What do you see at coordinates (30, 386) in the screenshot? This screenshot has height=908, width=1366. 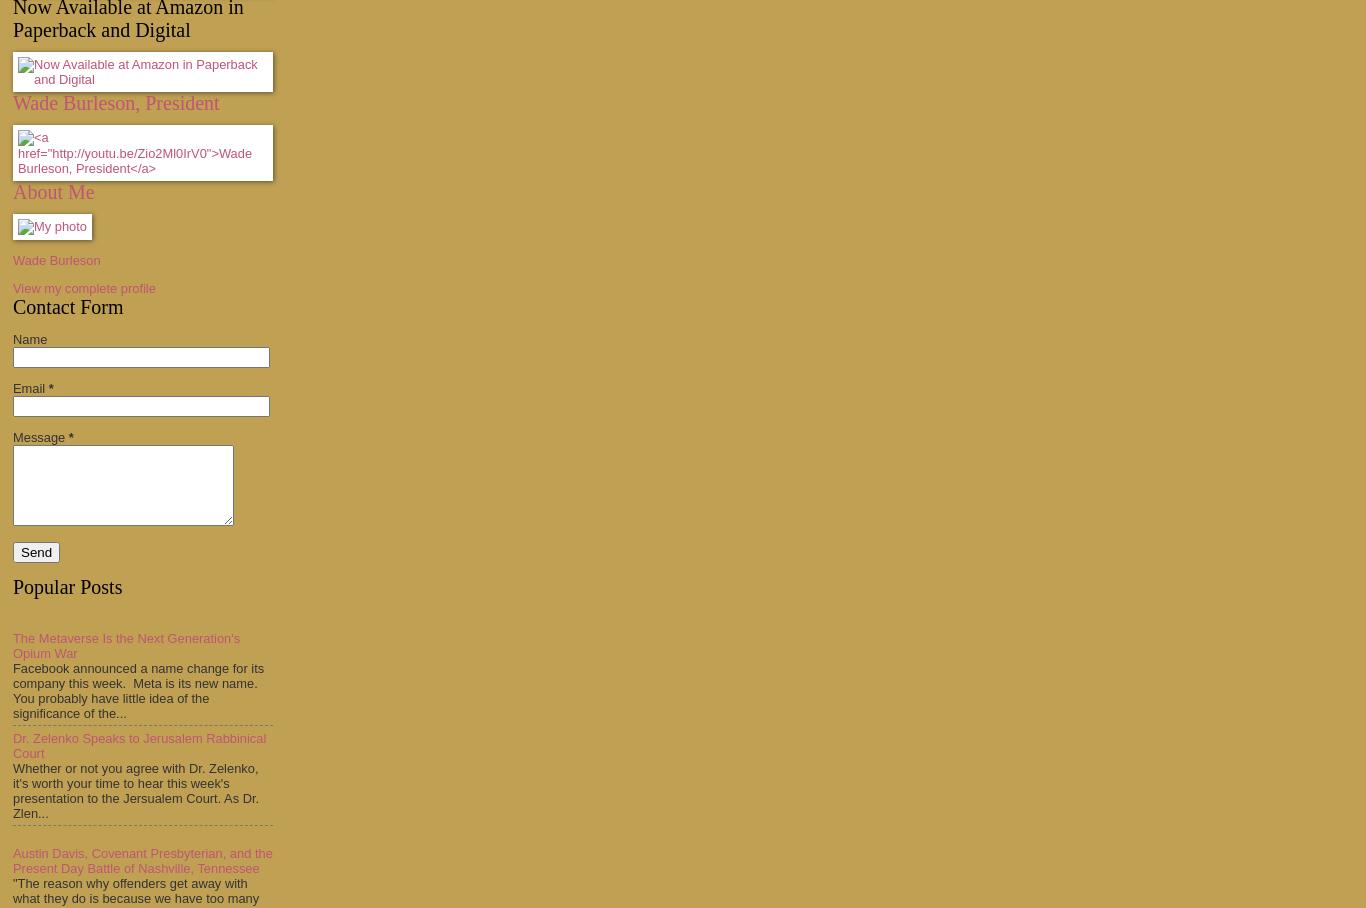 I see `'Email'` at bounding box center [30, 386].